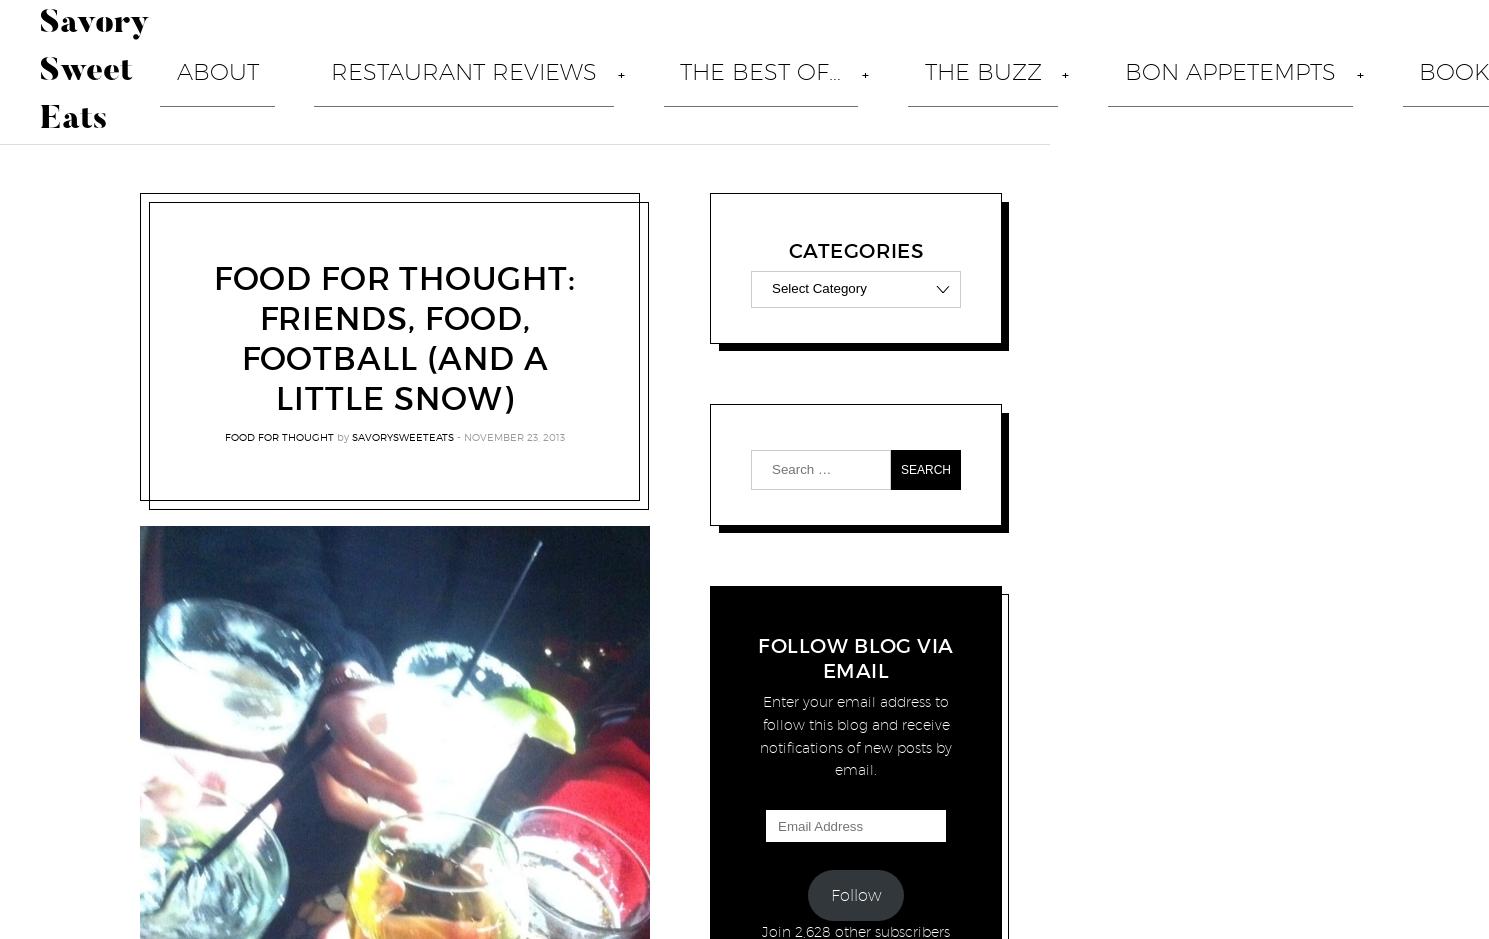  I want to click on 'Diners', so click(534, 543).